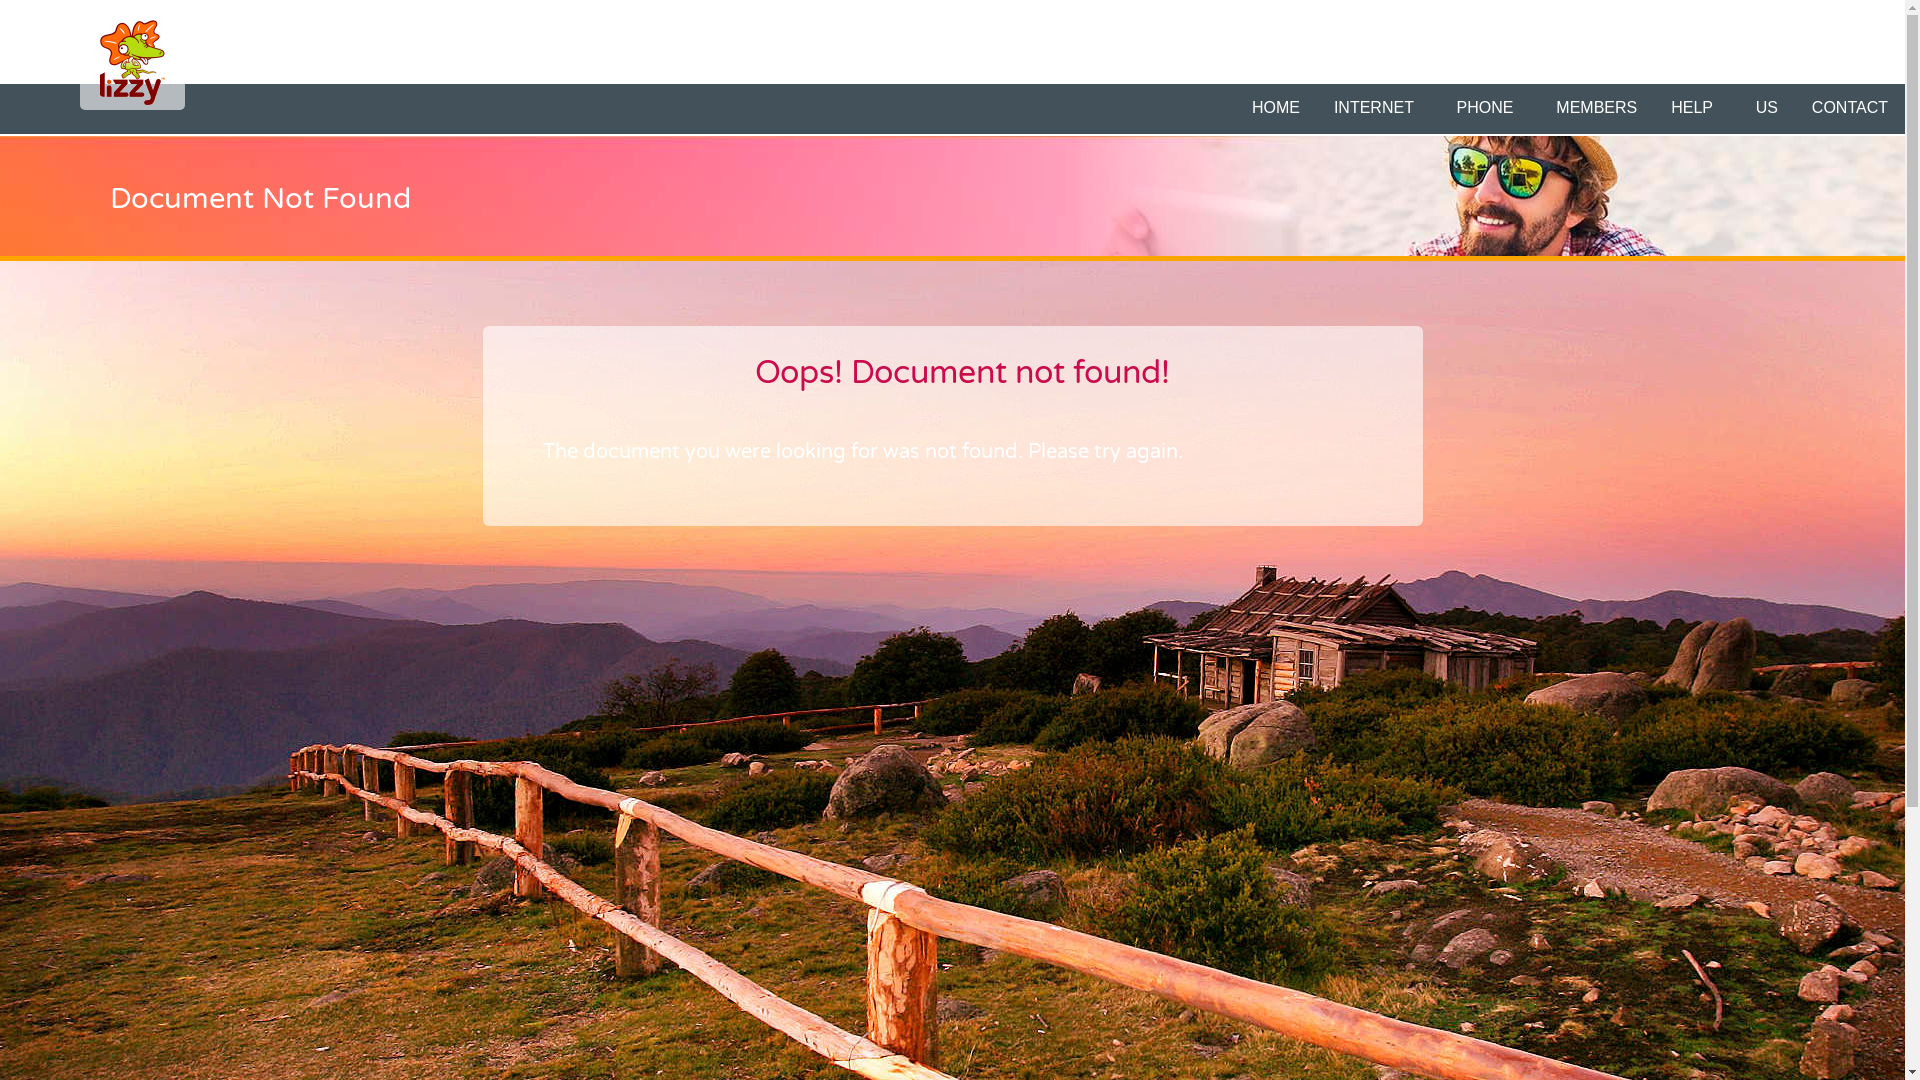 The width and height of the screenshot is (1920, 1080). I want to click on 'INTERNET  ', so click(1377, 108).